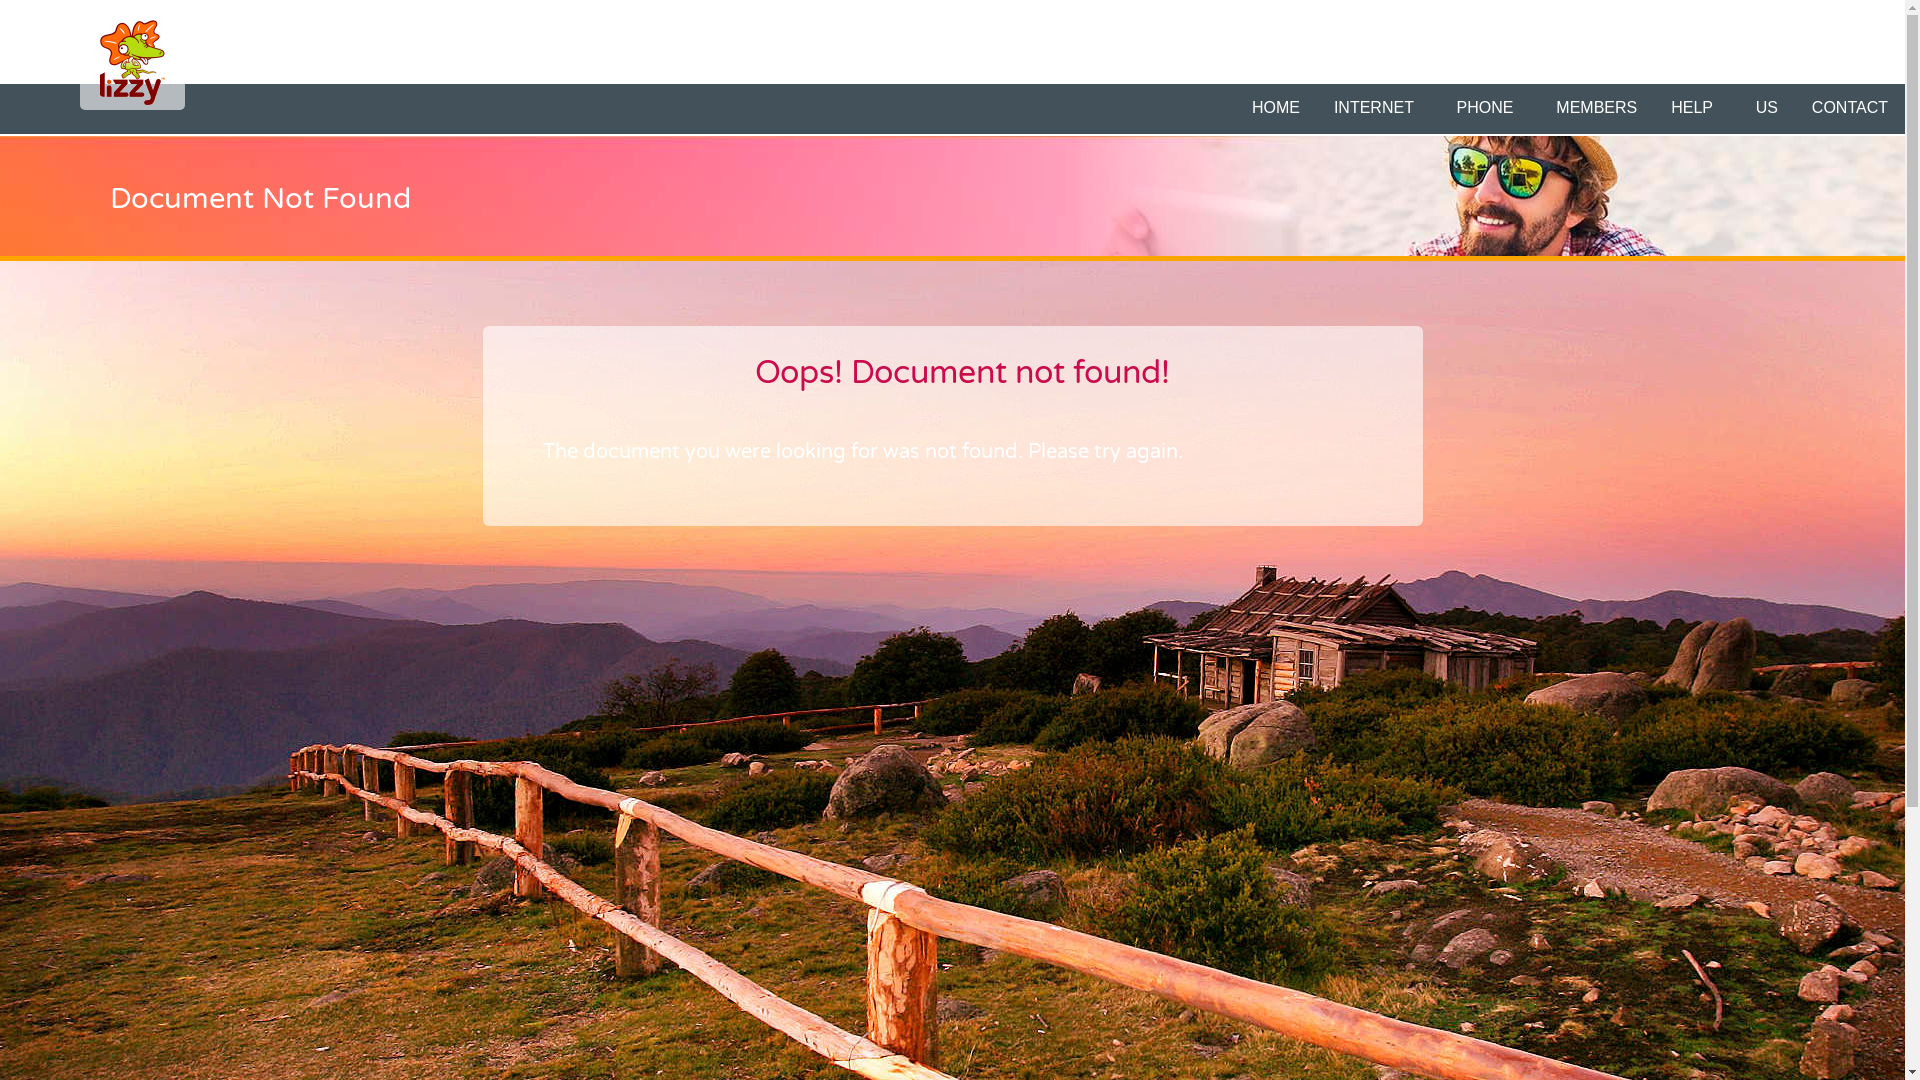 The width and height of the screenshot is (1920, 1080). I want to click on 'INTERNET  ', so click(1377, 108).